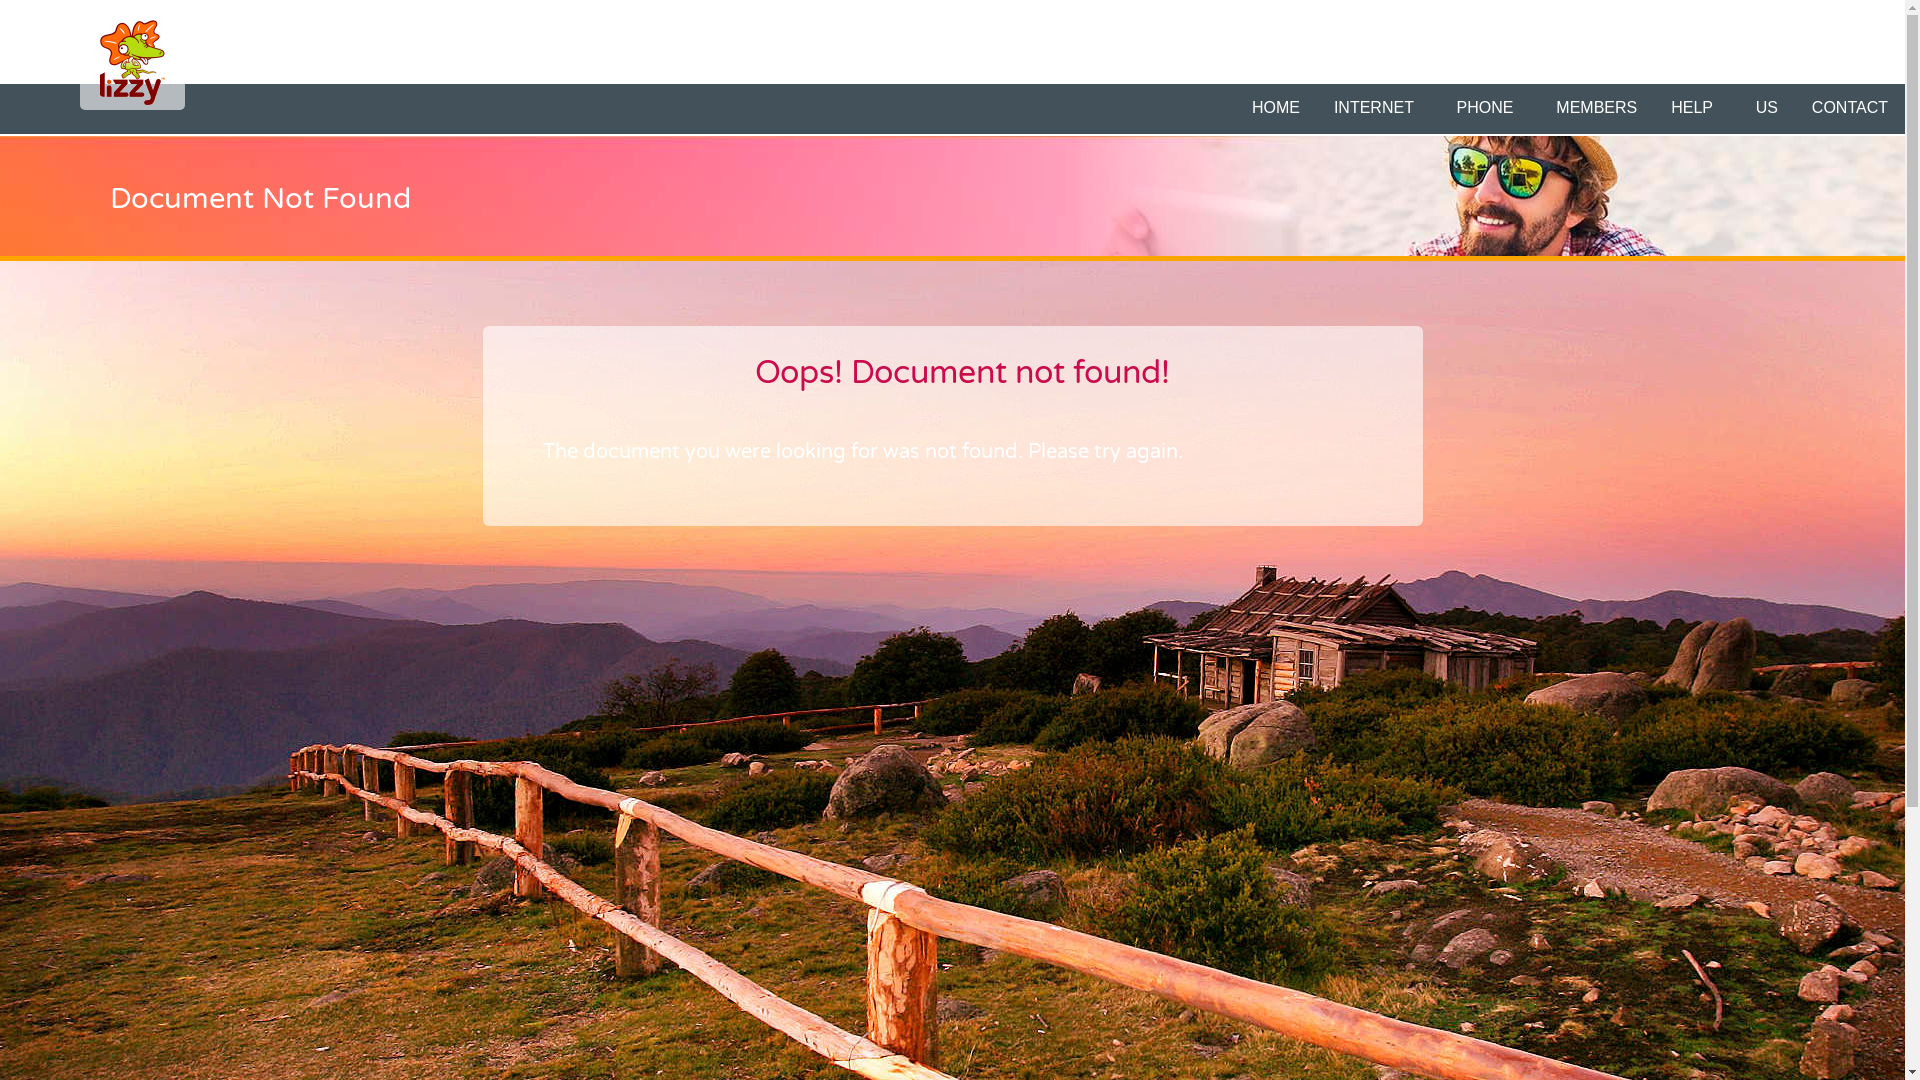 The width and height of the screenshot is (1920, 1080). I want to click on 'INTERNET  ', so click(1377, 108).